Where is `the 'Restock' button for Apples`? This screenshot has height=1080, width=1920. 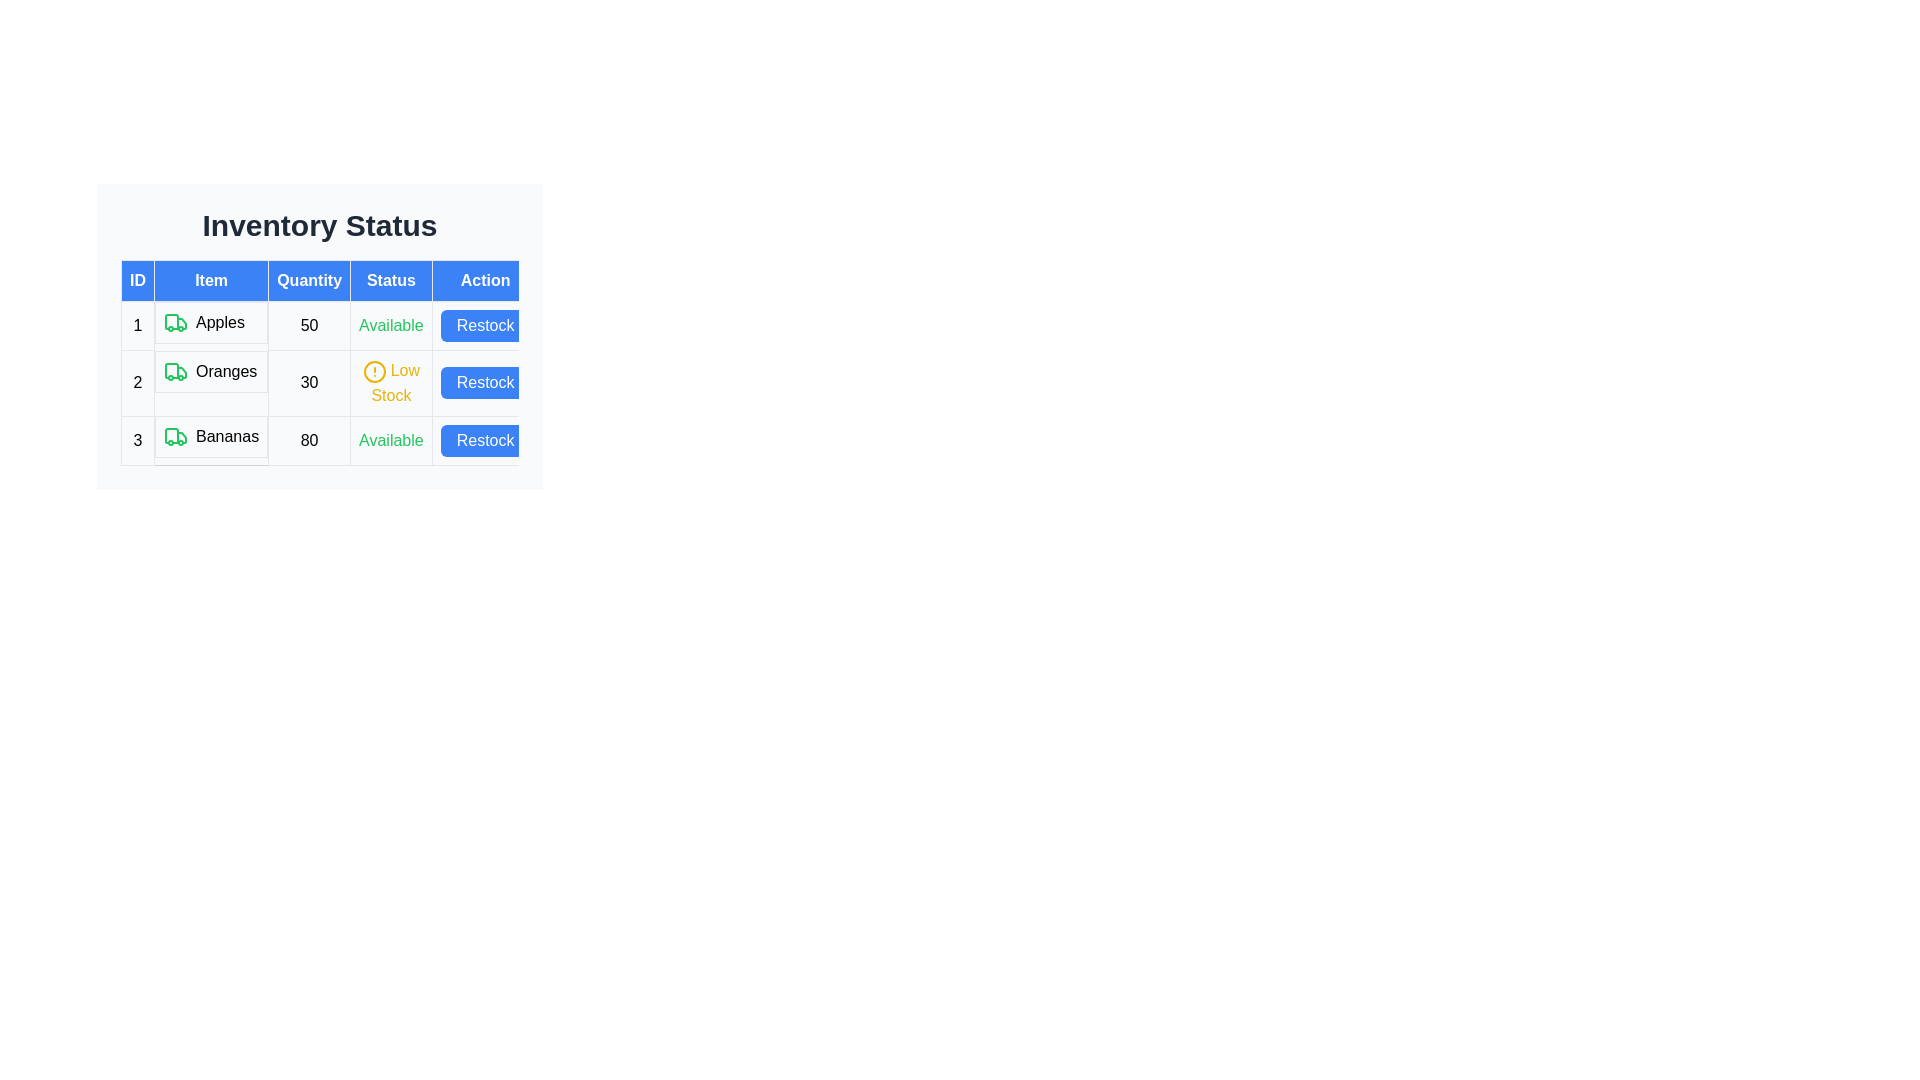 the 'Restock' button for Apples is located at coordinates (485, 325).